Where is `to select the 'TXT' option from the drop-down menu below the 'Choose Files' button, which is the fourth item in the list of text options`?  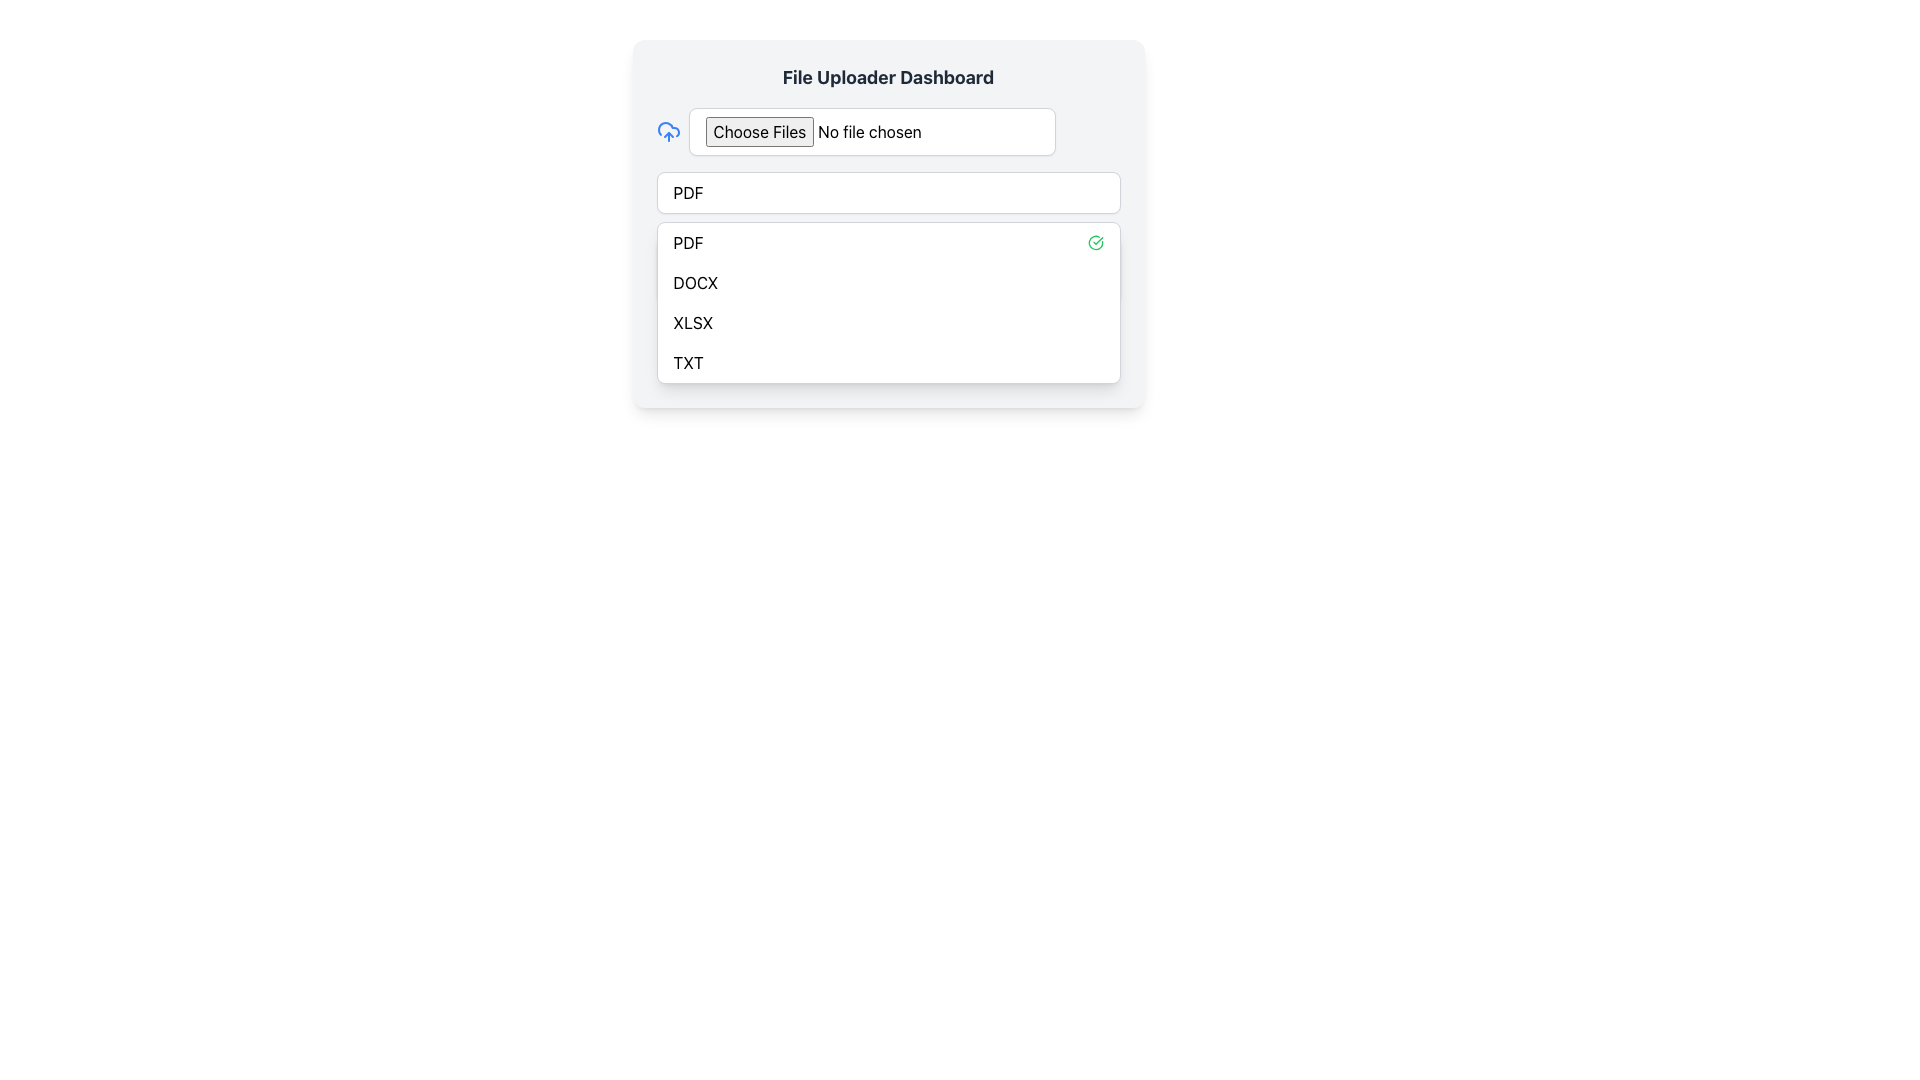 to select the 'TXT' option from the drop-down menu below the 'Choose Files' button, which is the fourth item in the list of text options is located at coordinates (688, 362).